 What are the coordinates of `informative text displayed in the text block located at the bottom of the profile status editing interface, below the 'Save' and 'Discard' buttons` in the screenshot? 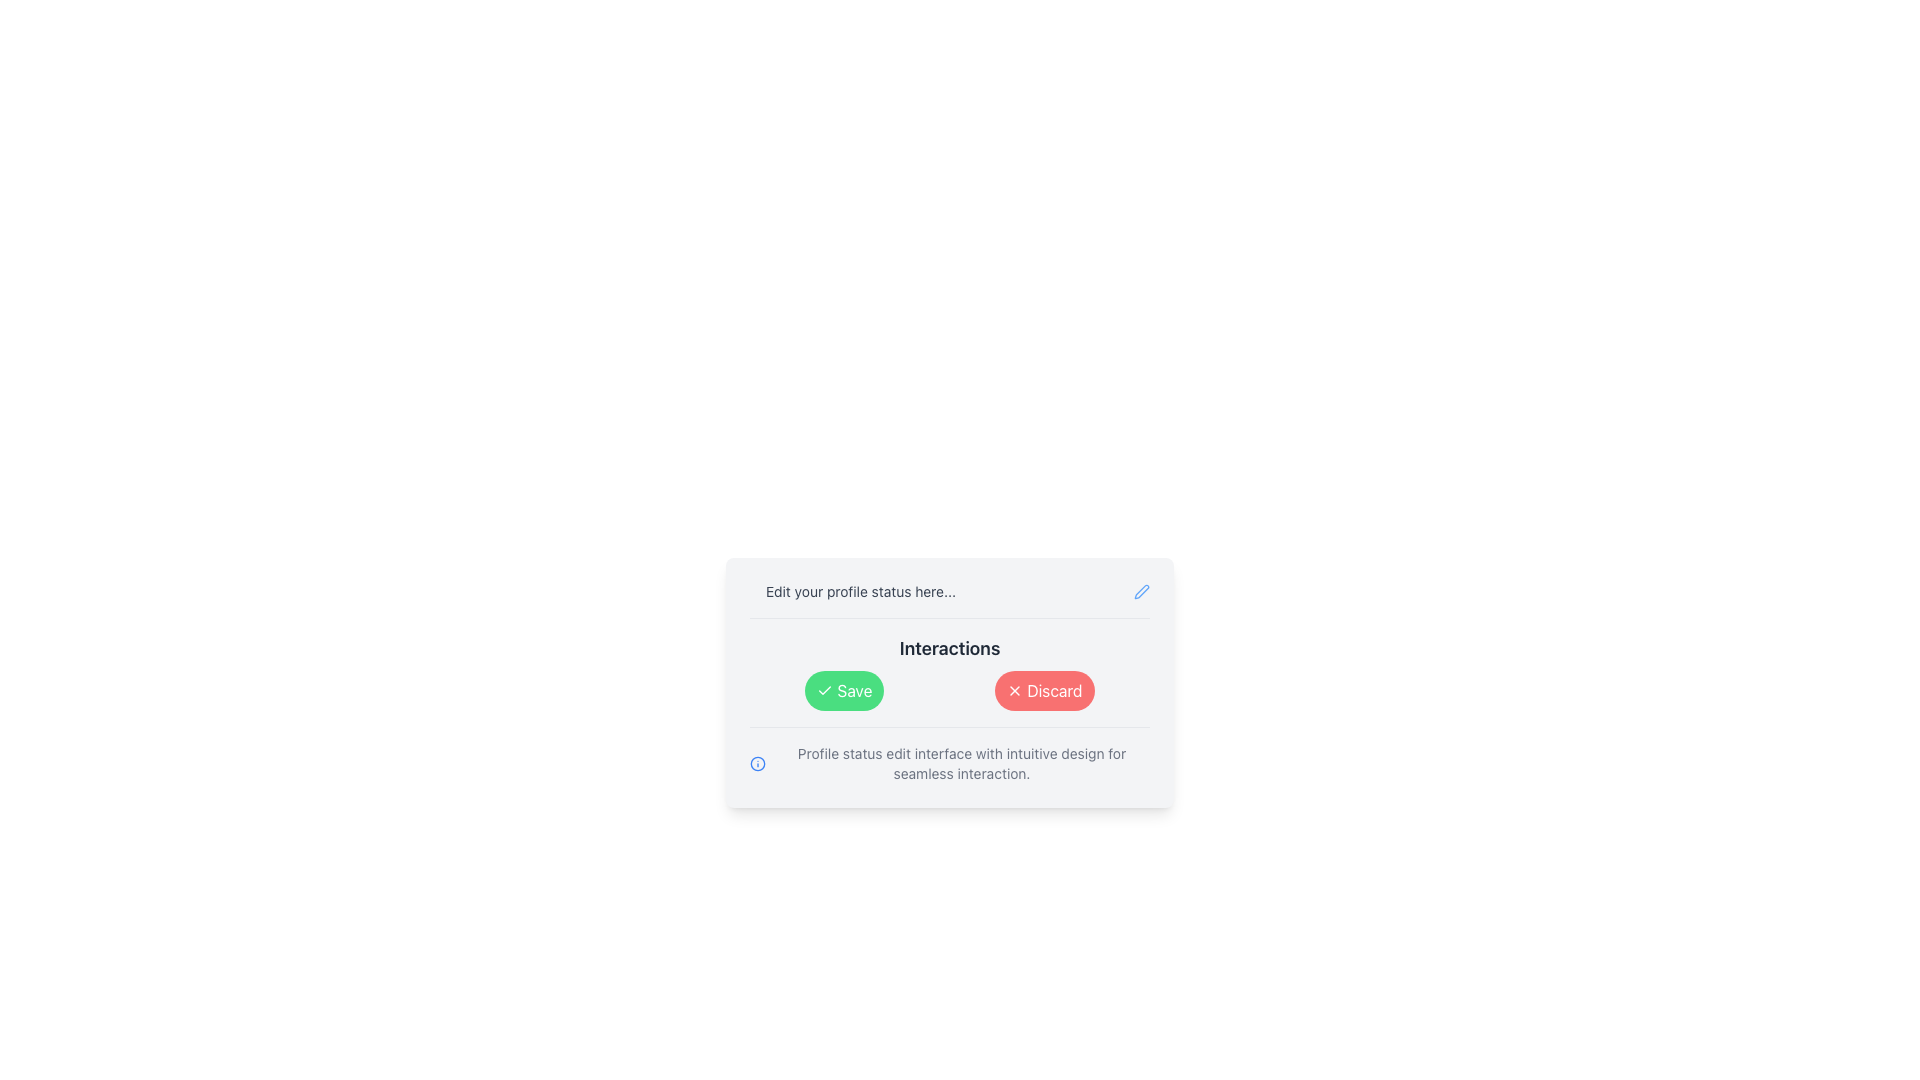 It's located at (962, 763).